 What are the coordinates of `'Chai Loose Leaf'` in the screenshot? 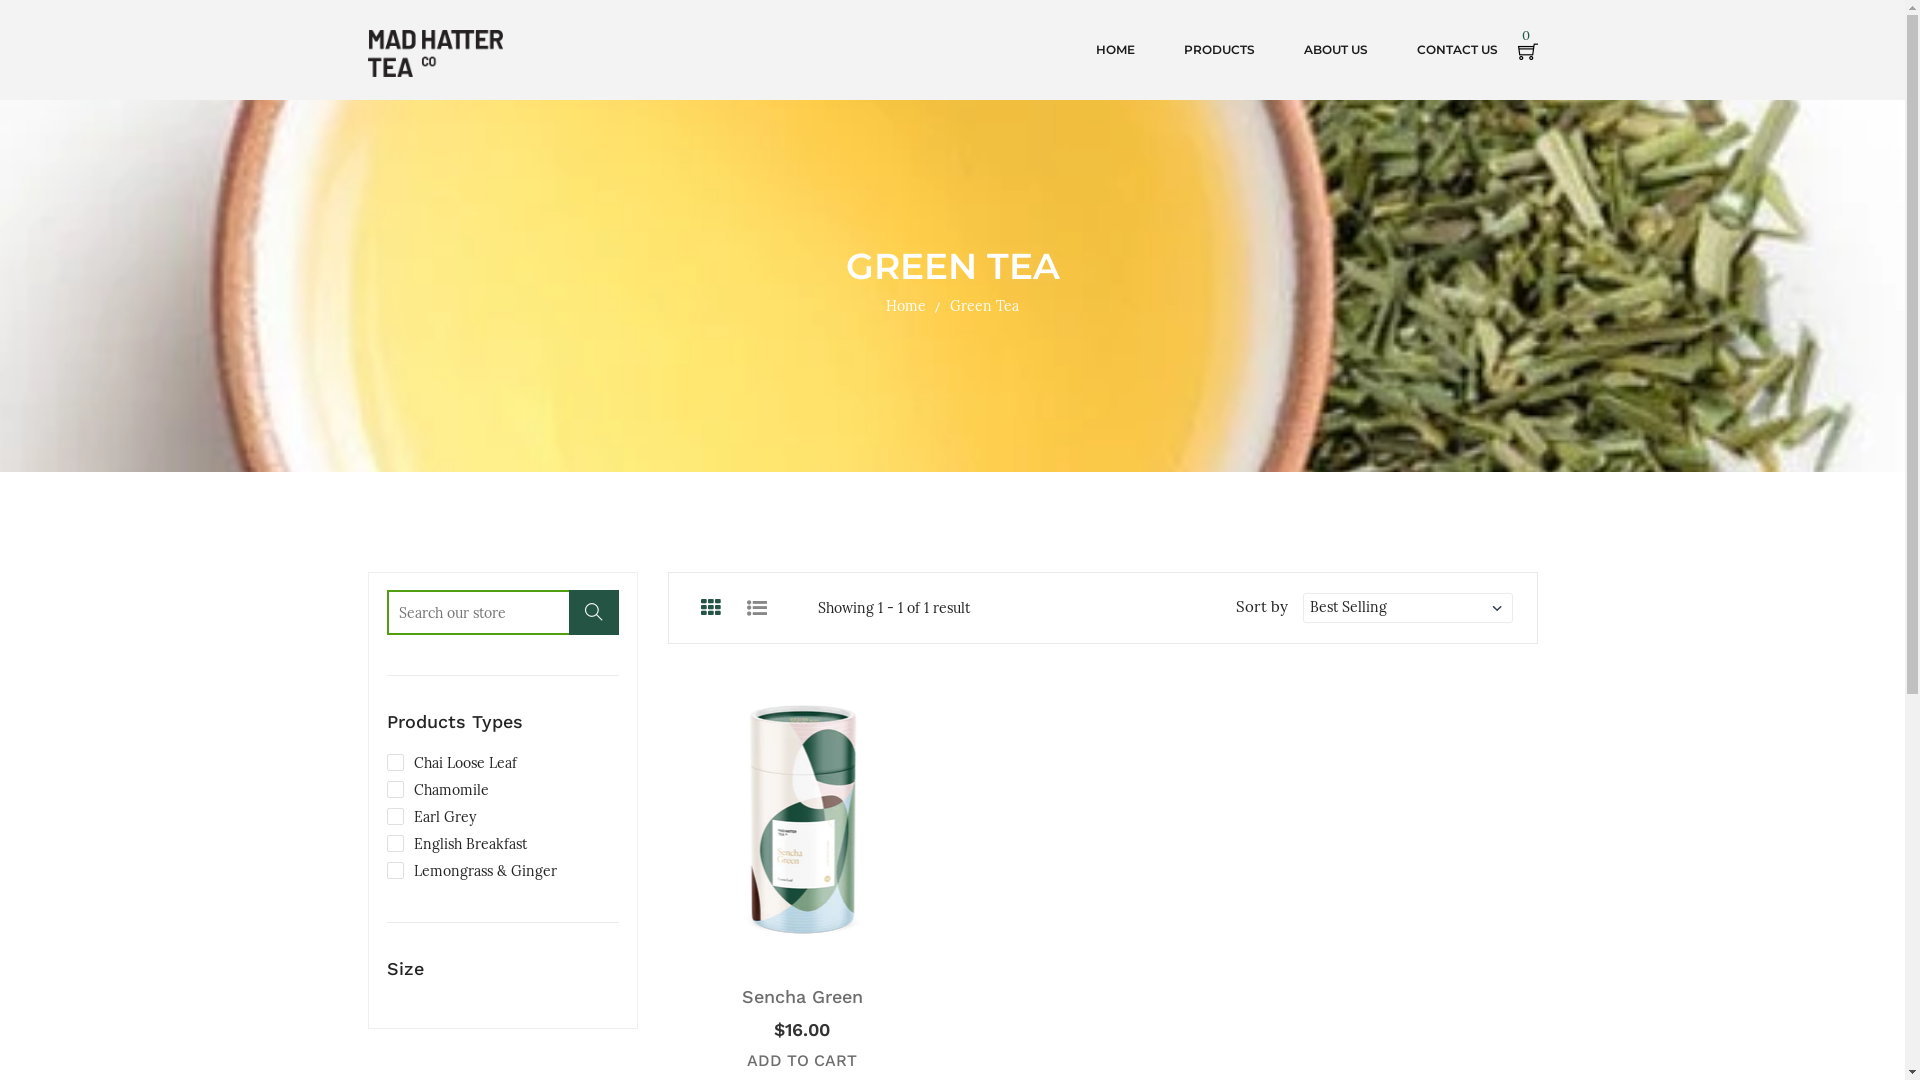 It's located at (385, 763).